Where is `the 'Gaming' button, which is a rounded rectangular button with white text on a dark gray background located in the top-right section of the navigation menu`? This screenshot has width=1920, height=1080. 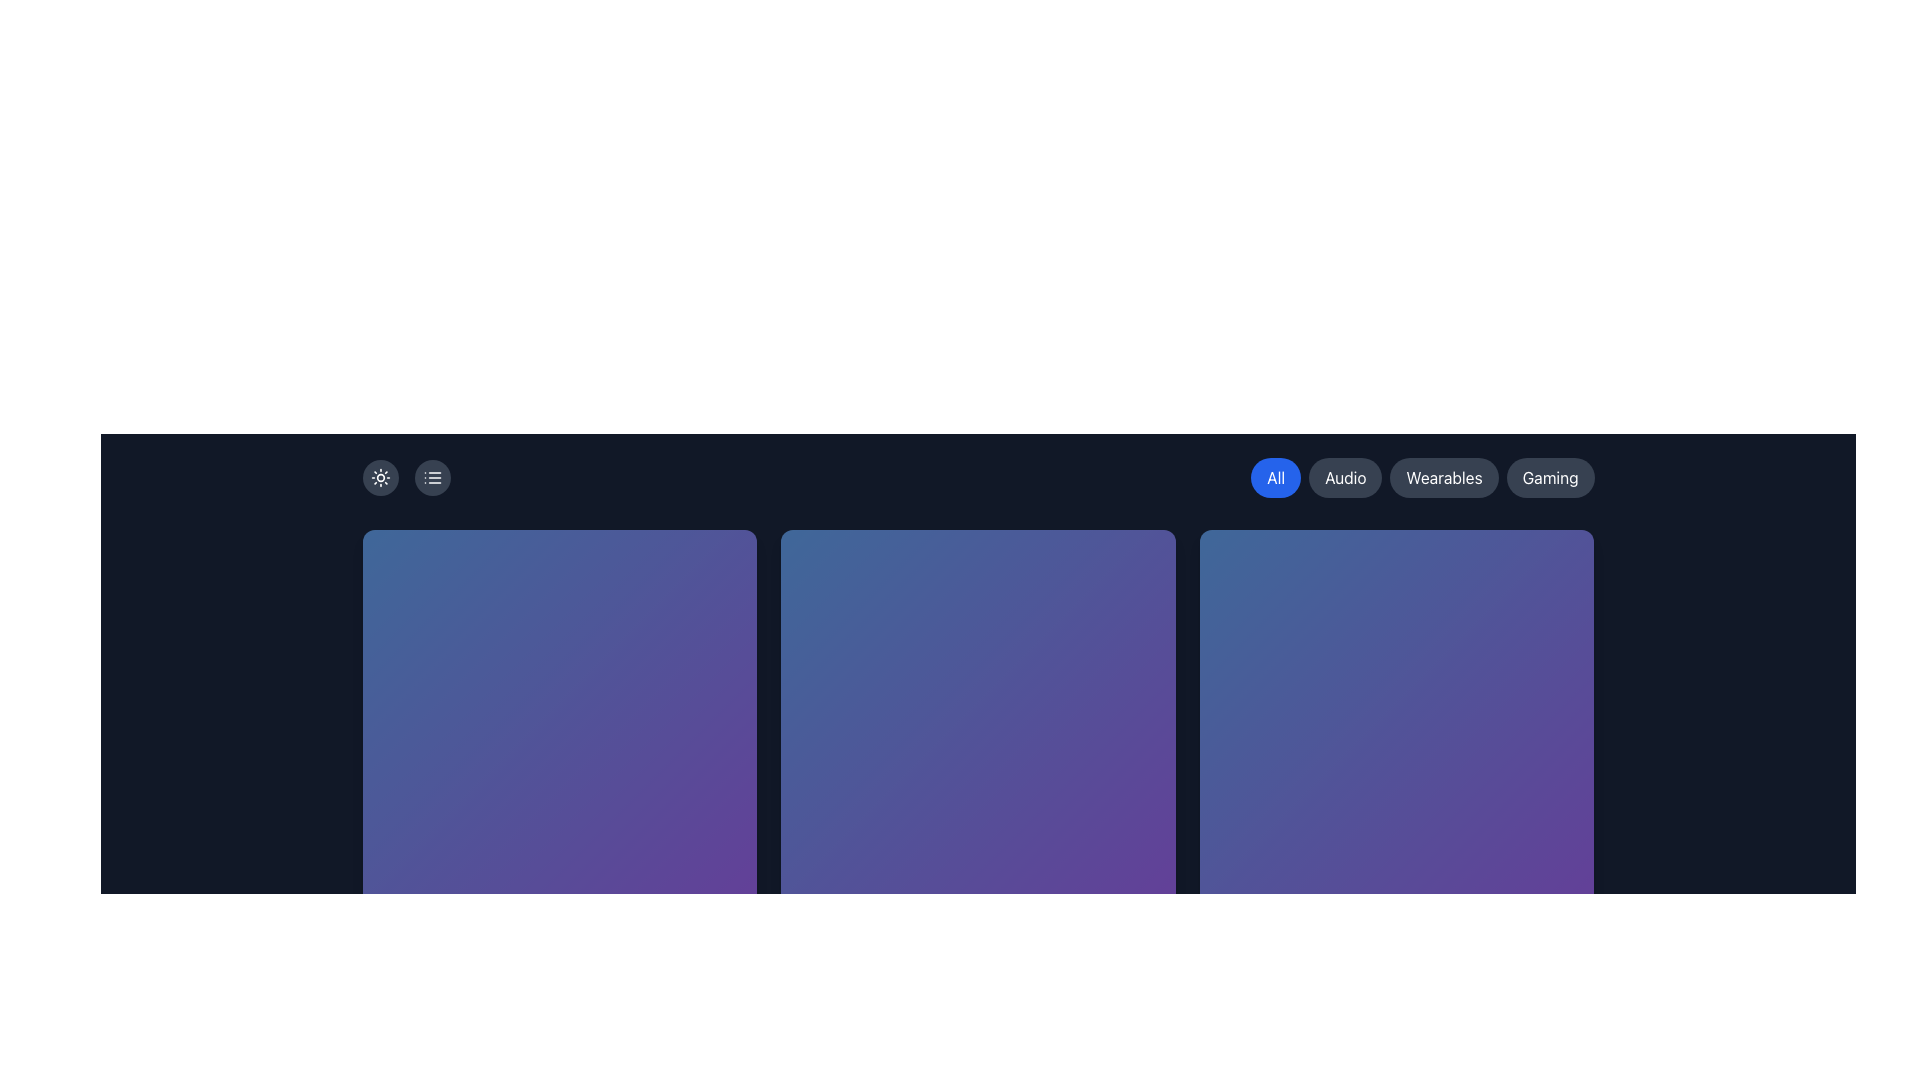
the 'Gaming' button, which is a rounded rectangular button with white text on a dark gray background located in the top-right section of the navigation menu is located at coordinates (1549, 478).